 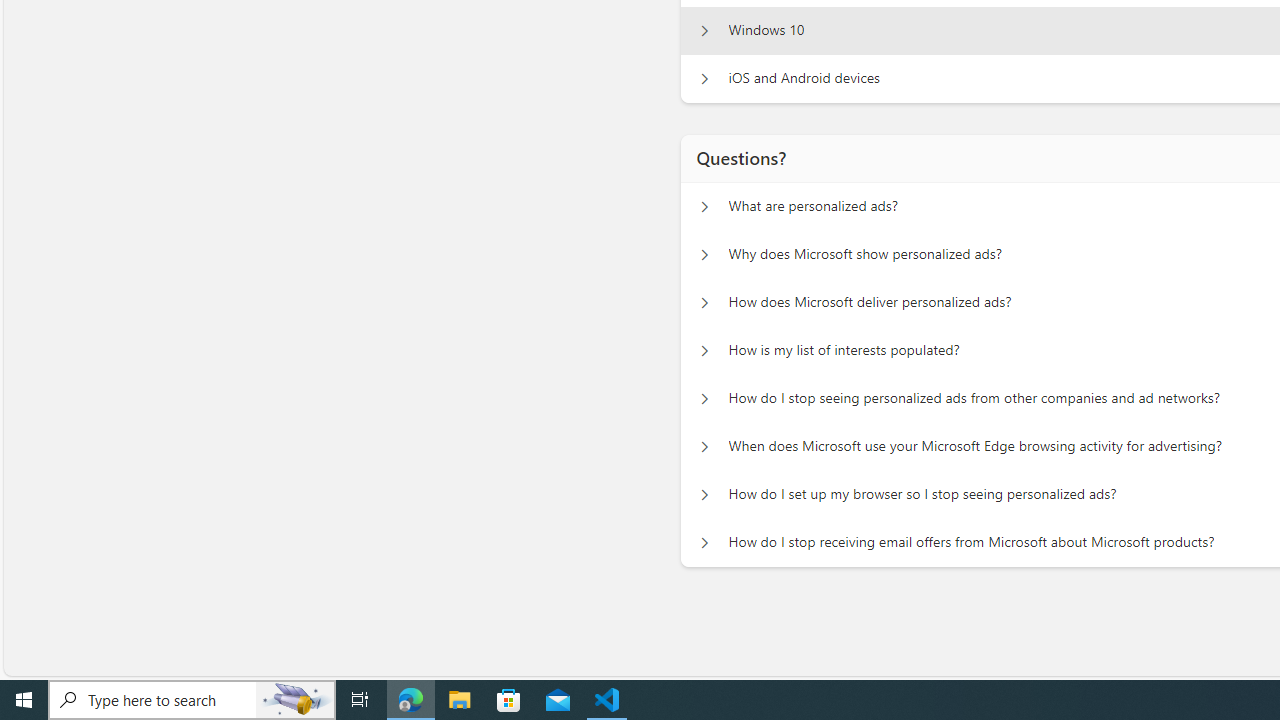 What do you see at coordinates (704, 30) in the screenshot?
I see `'Manage personalized ads on your device Windows 10'` at bounding box center [704, 30].